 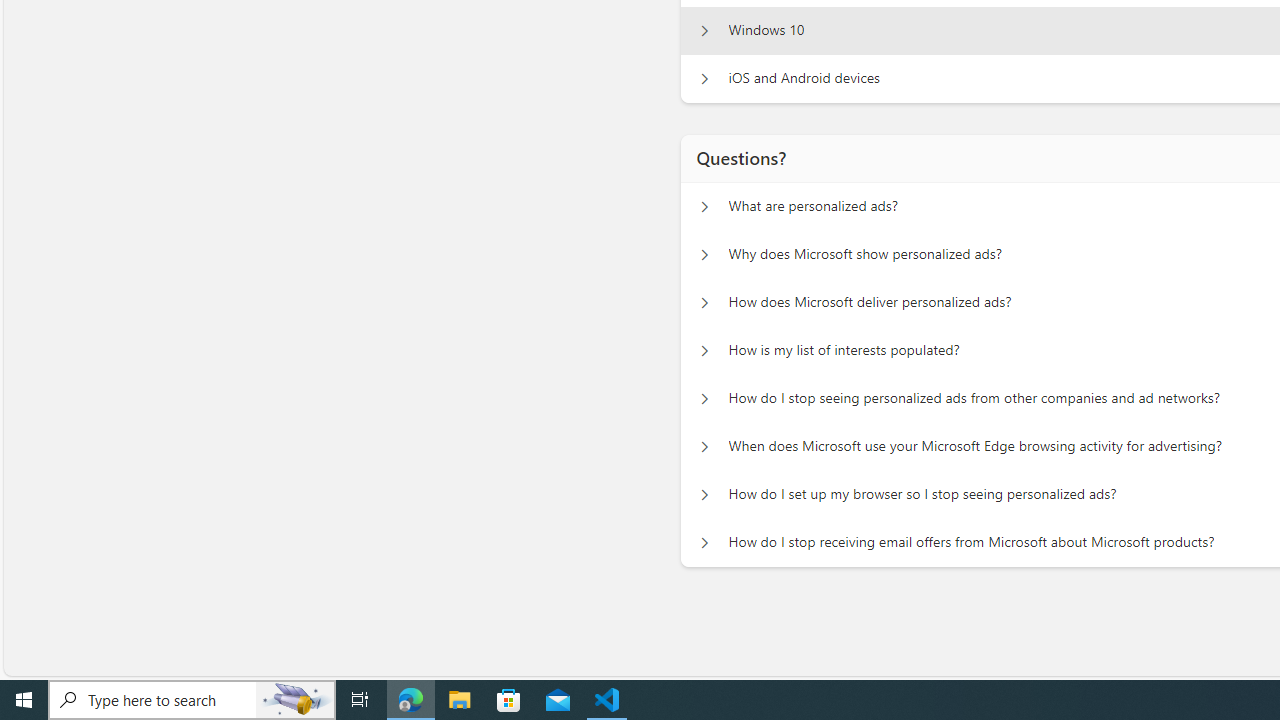 What do you see at coordinates (704, 30) in the screenshot?
I see `'Manage personalized ads on your device Windows 10'` at bounding box center [704, 30].